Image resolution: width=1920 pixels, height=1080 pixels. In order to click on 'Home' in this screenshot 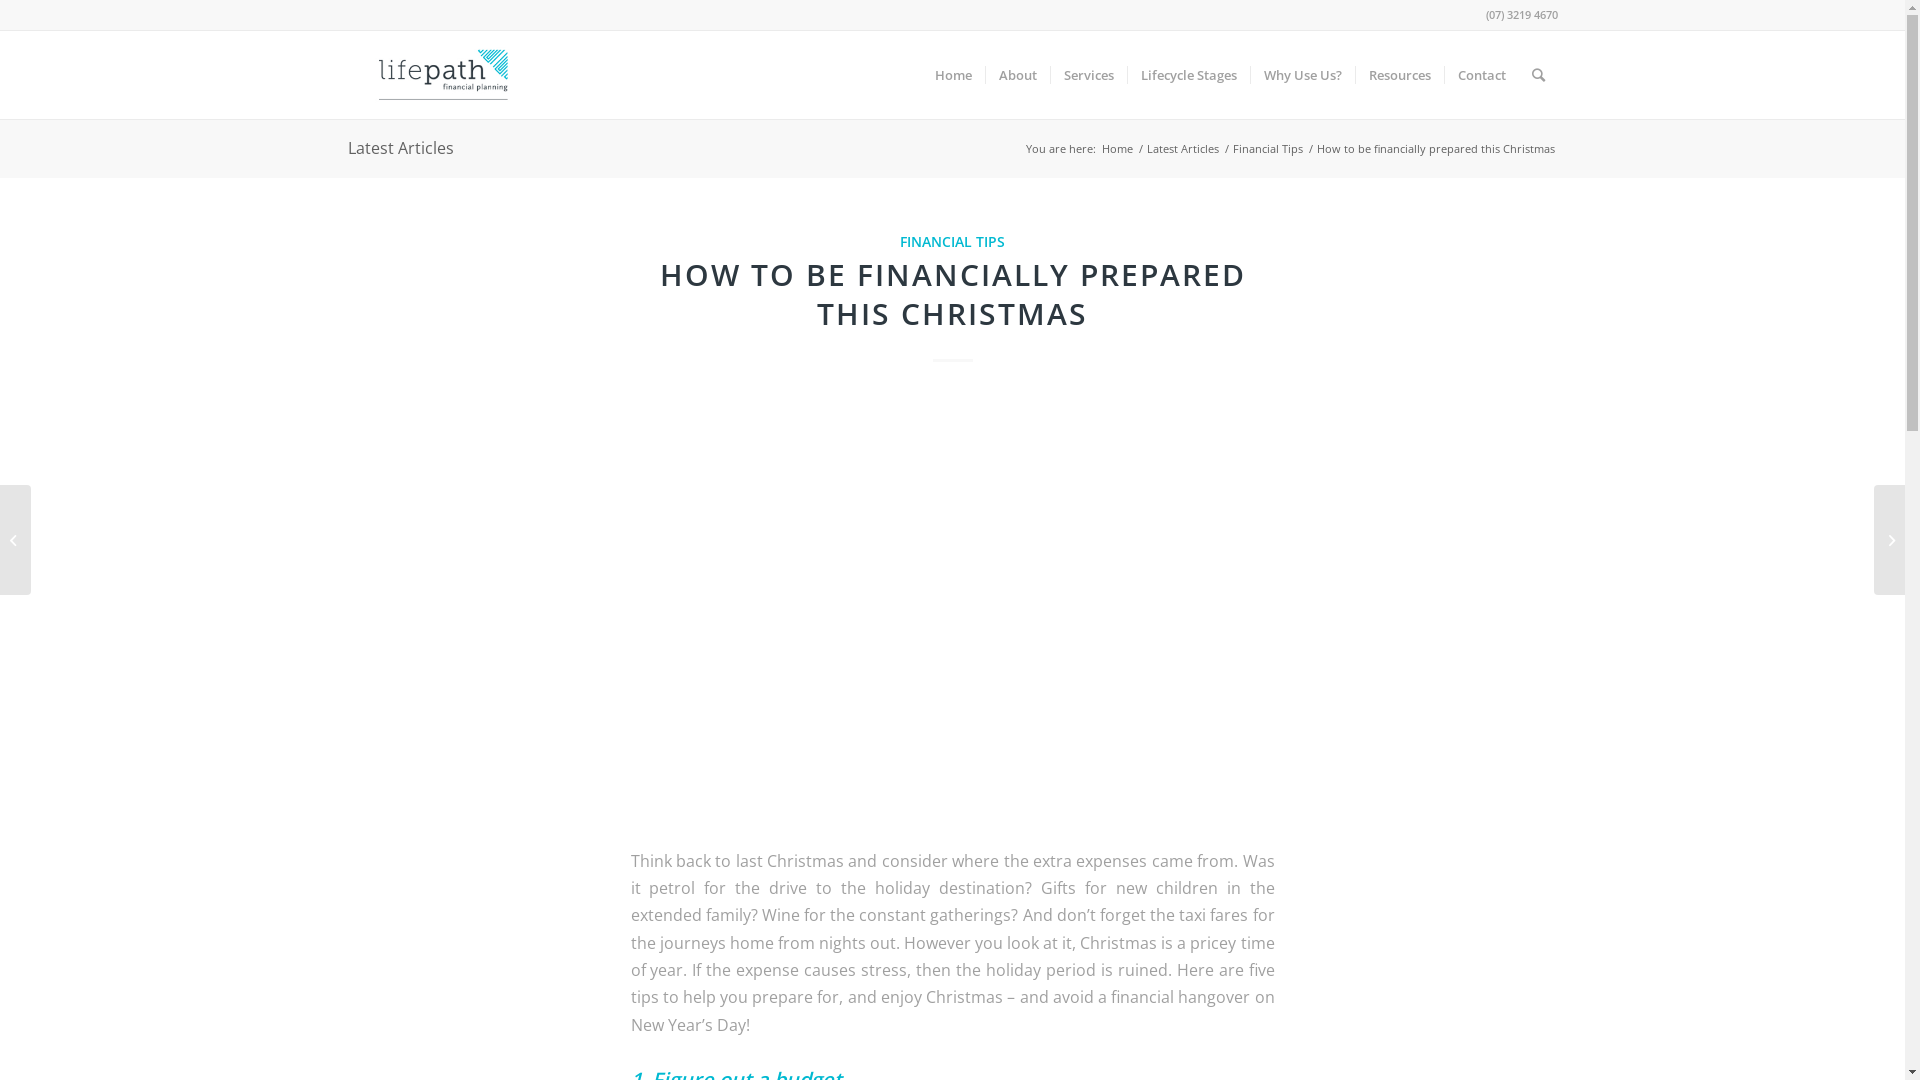, I will do `click(952, 73)`.